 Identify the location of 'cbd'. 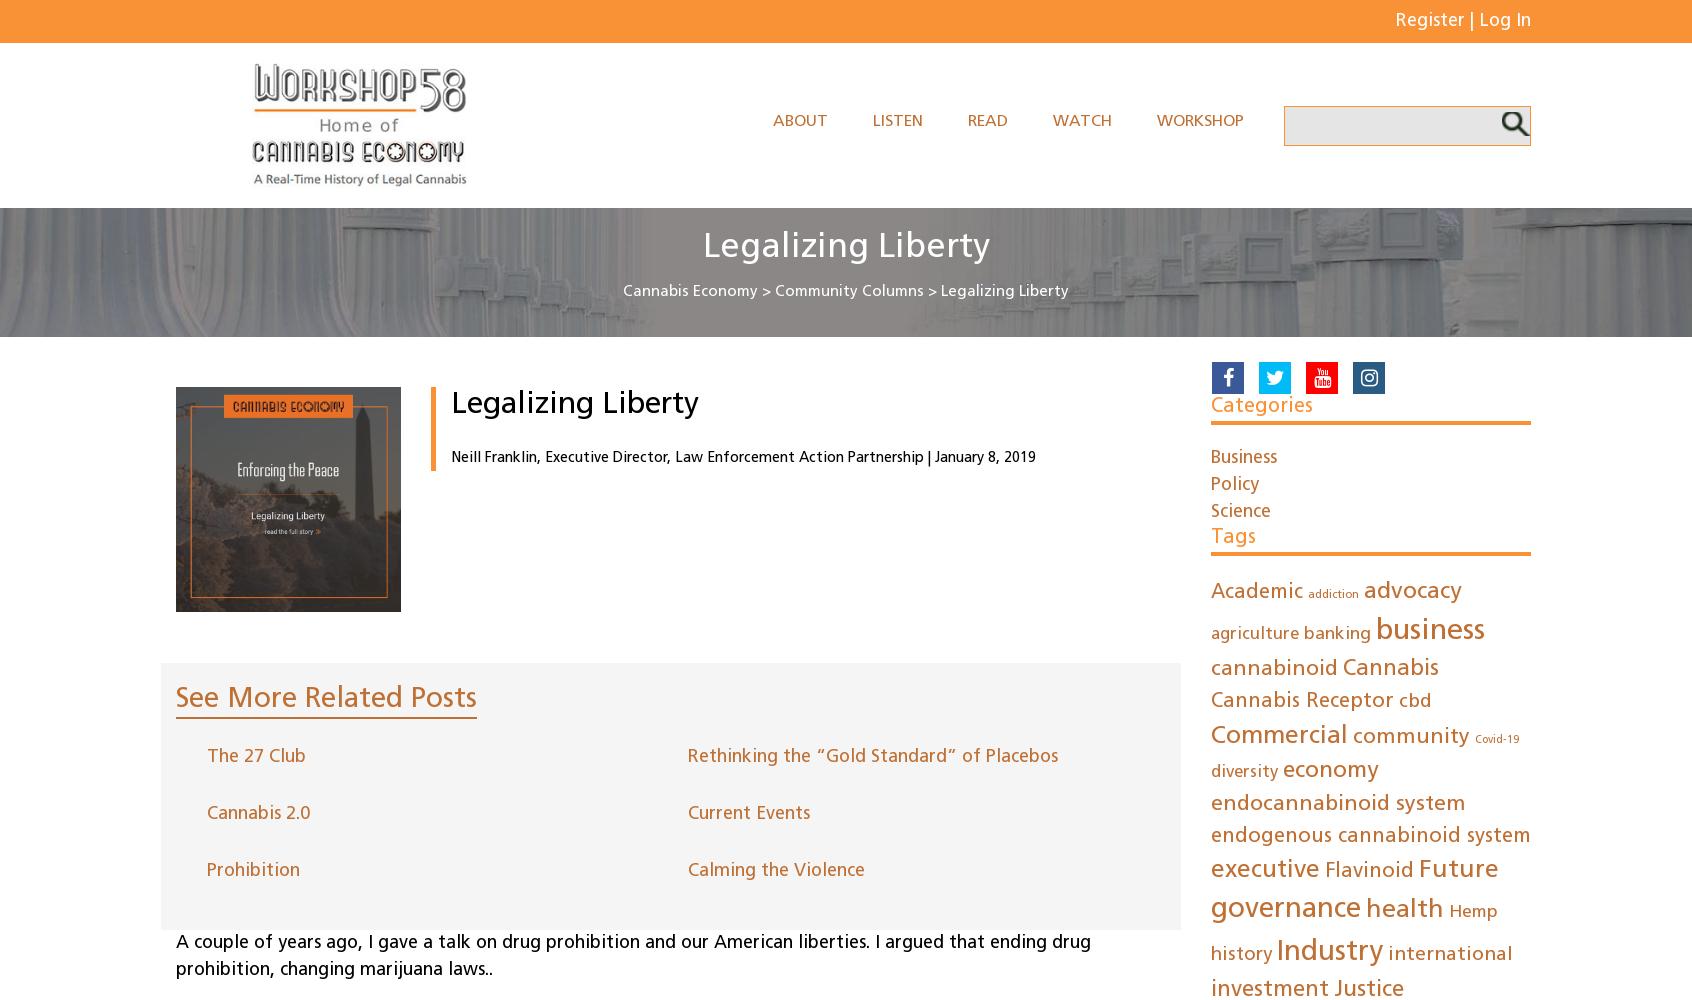
(1398, 701).